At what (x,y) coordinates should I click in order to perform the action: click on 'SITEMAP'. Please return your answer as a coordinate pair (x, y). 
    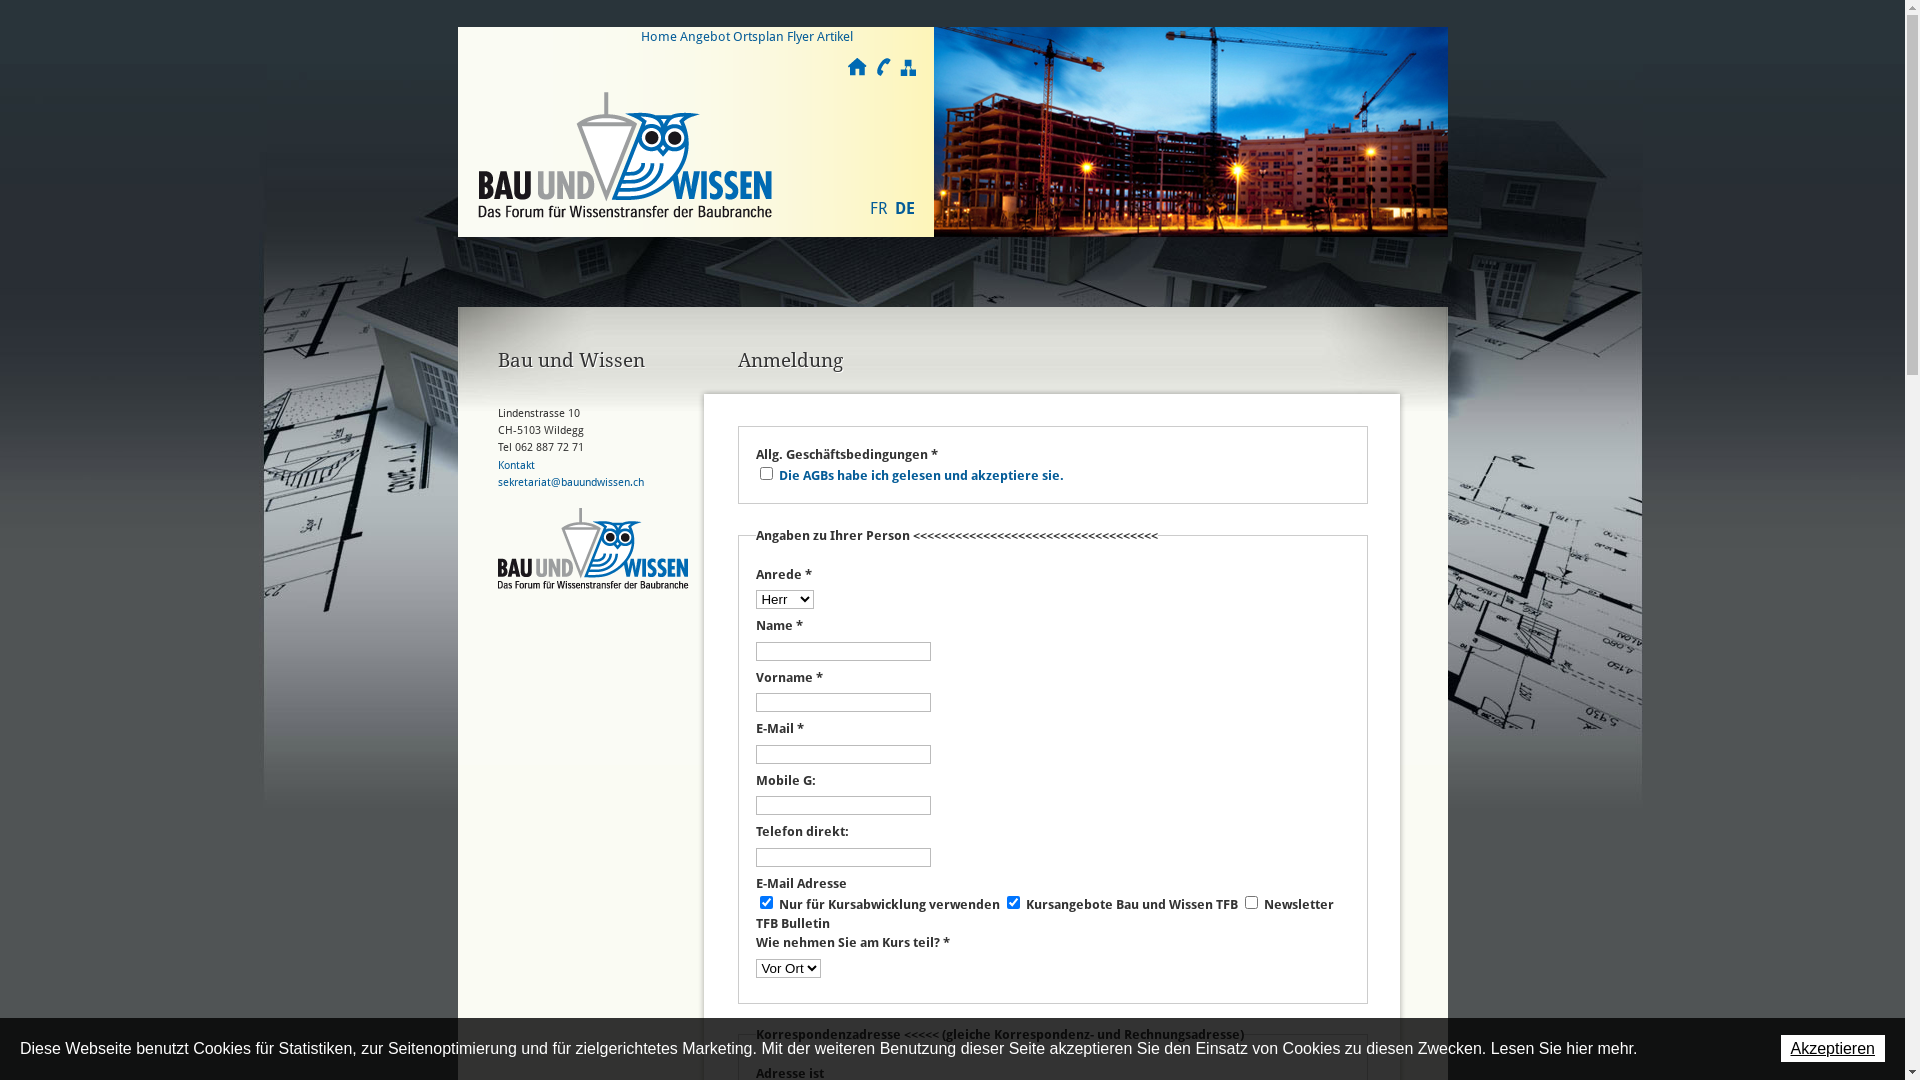
    Looking at the image, I should click on (896, 66).